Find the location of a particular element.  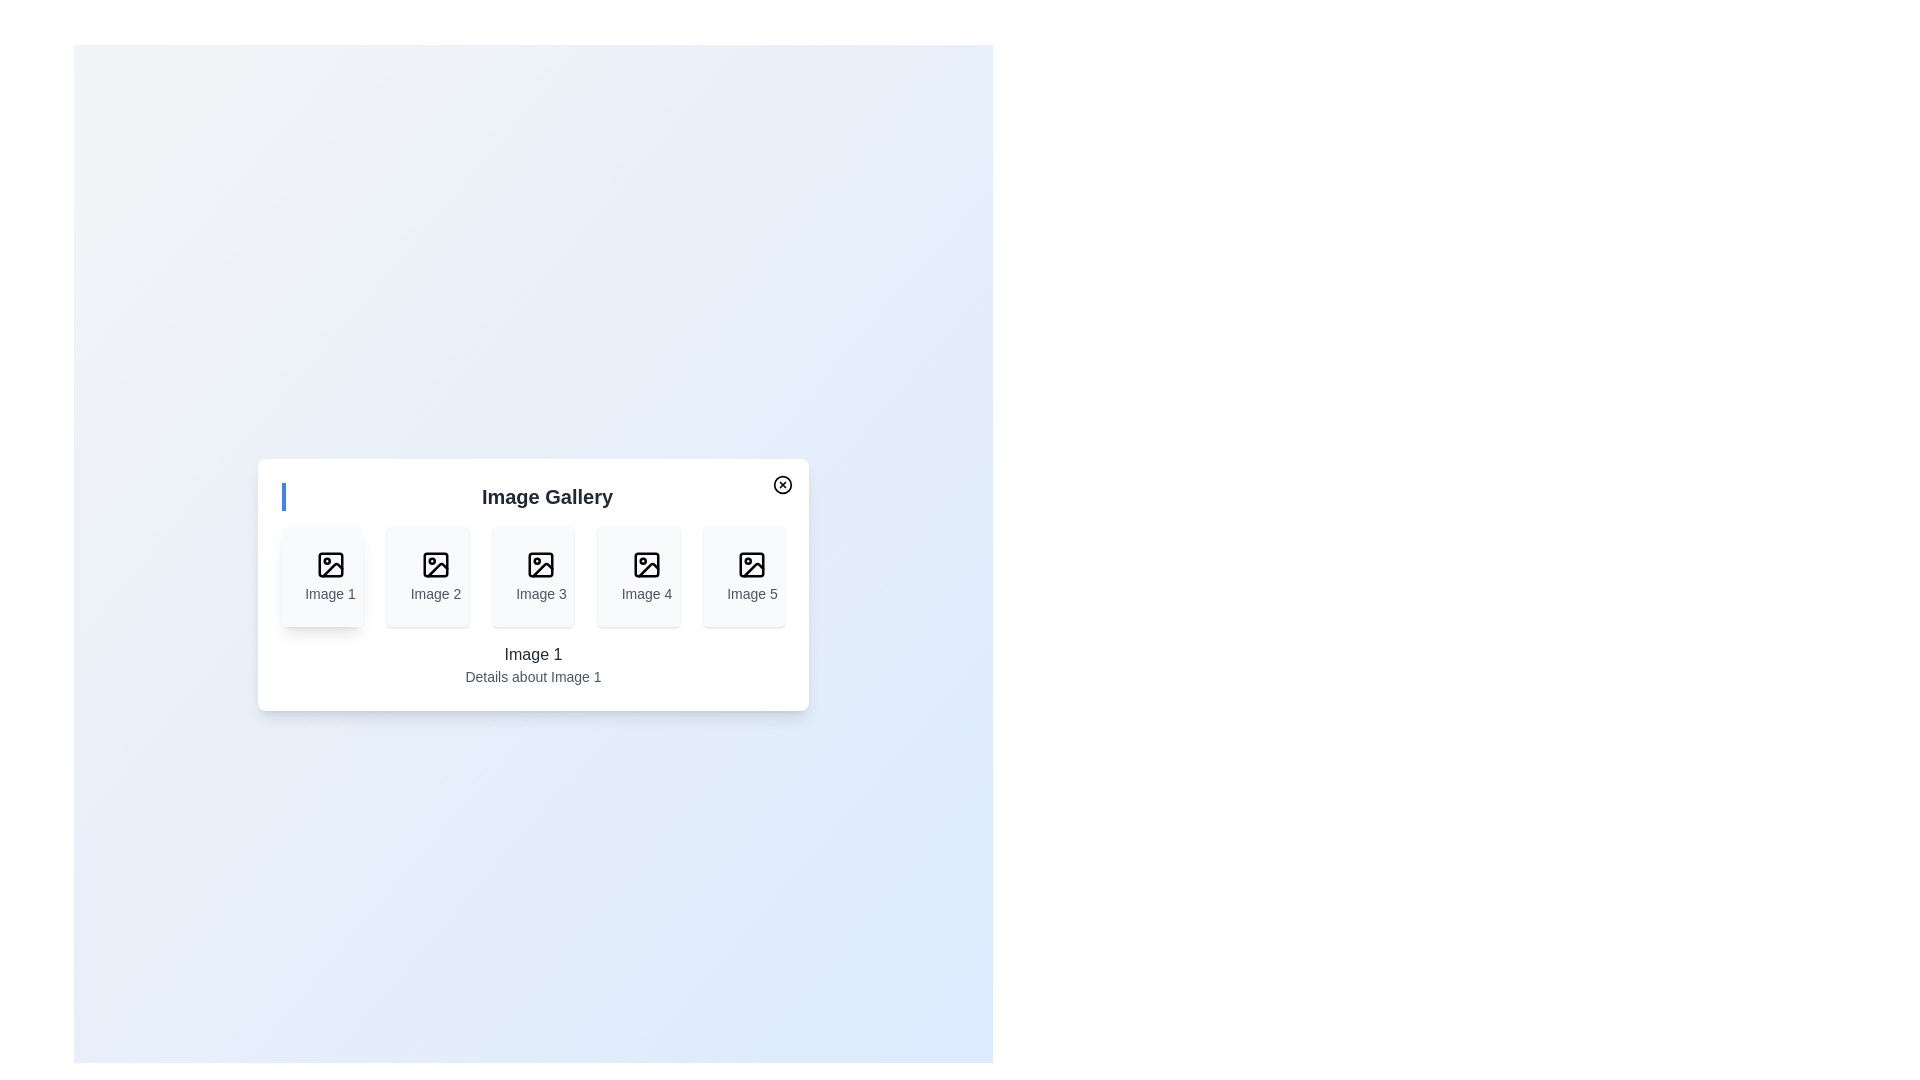

the currently selected image to view its details is located at coordinates (321, 577).